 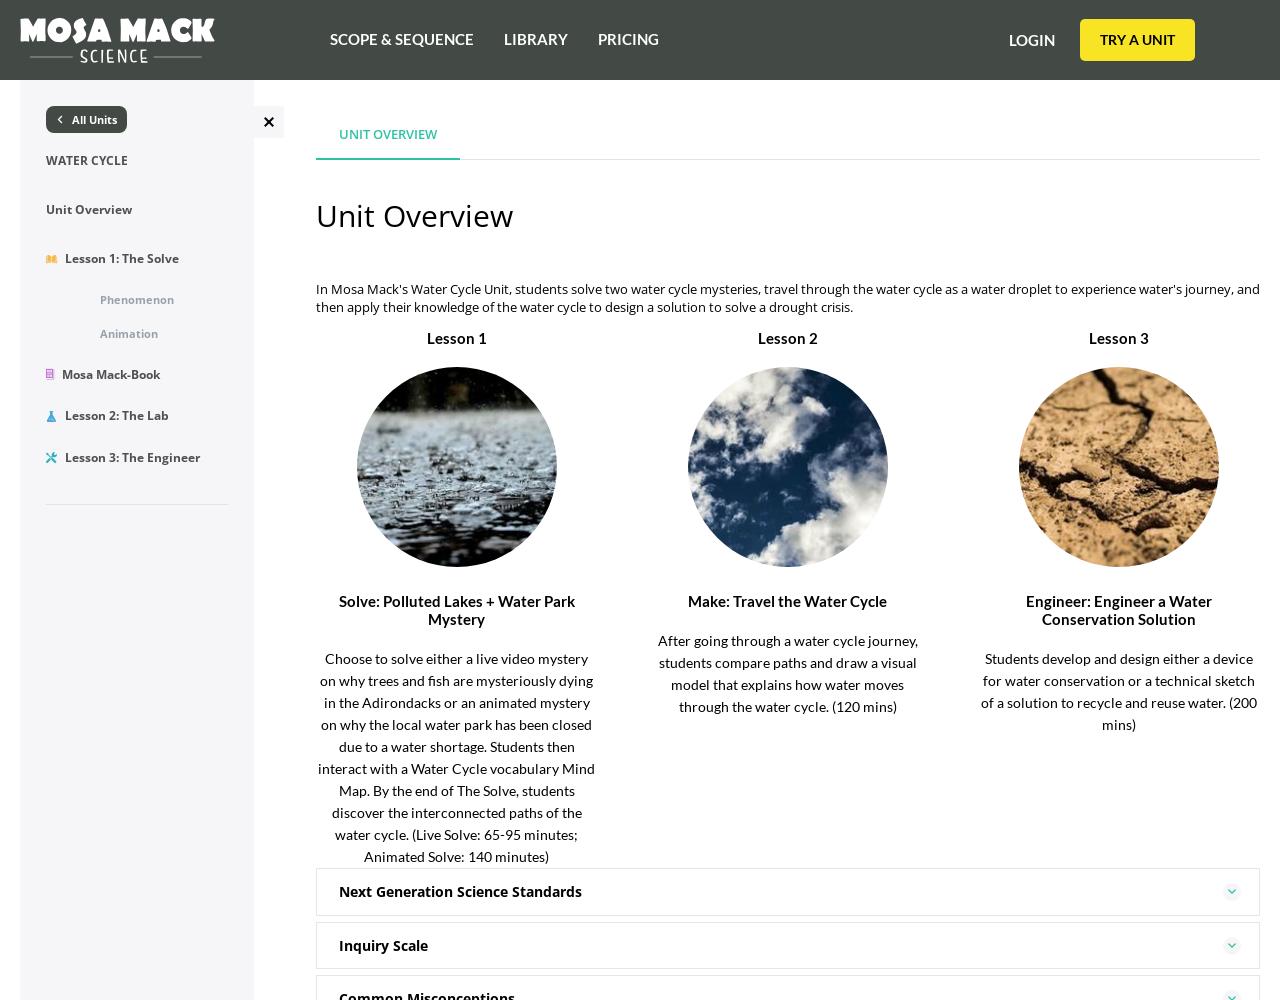 I want to click on 'Water Cycle', so click(x=86, y=160).